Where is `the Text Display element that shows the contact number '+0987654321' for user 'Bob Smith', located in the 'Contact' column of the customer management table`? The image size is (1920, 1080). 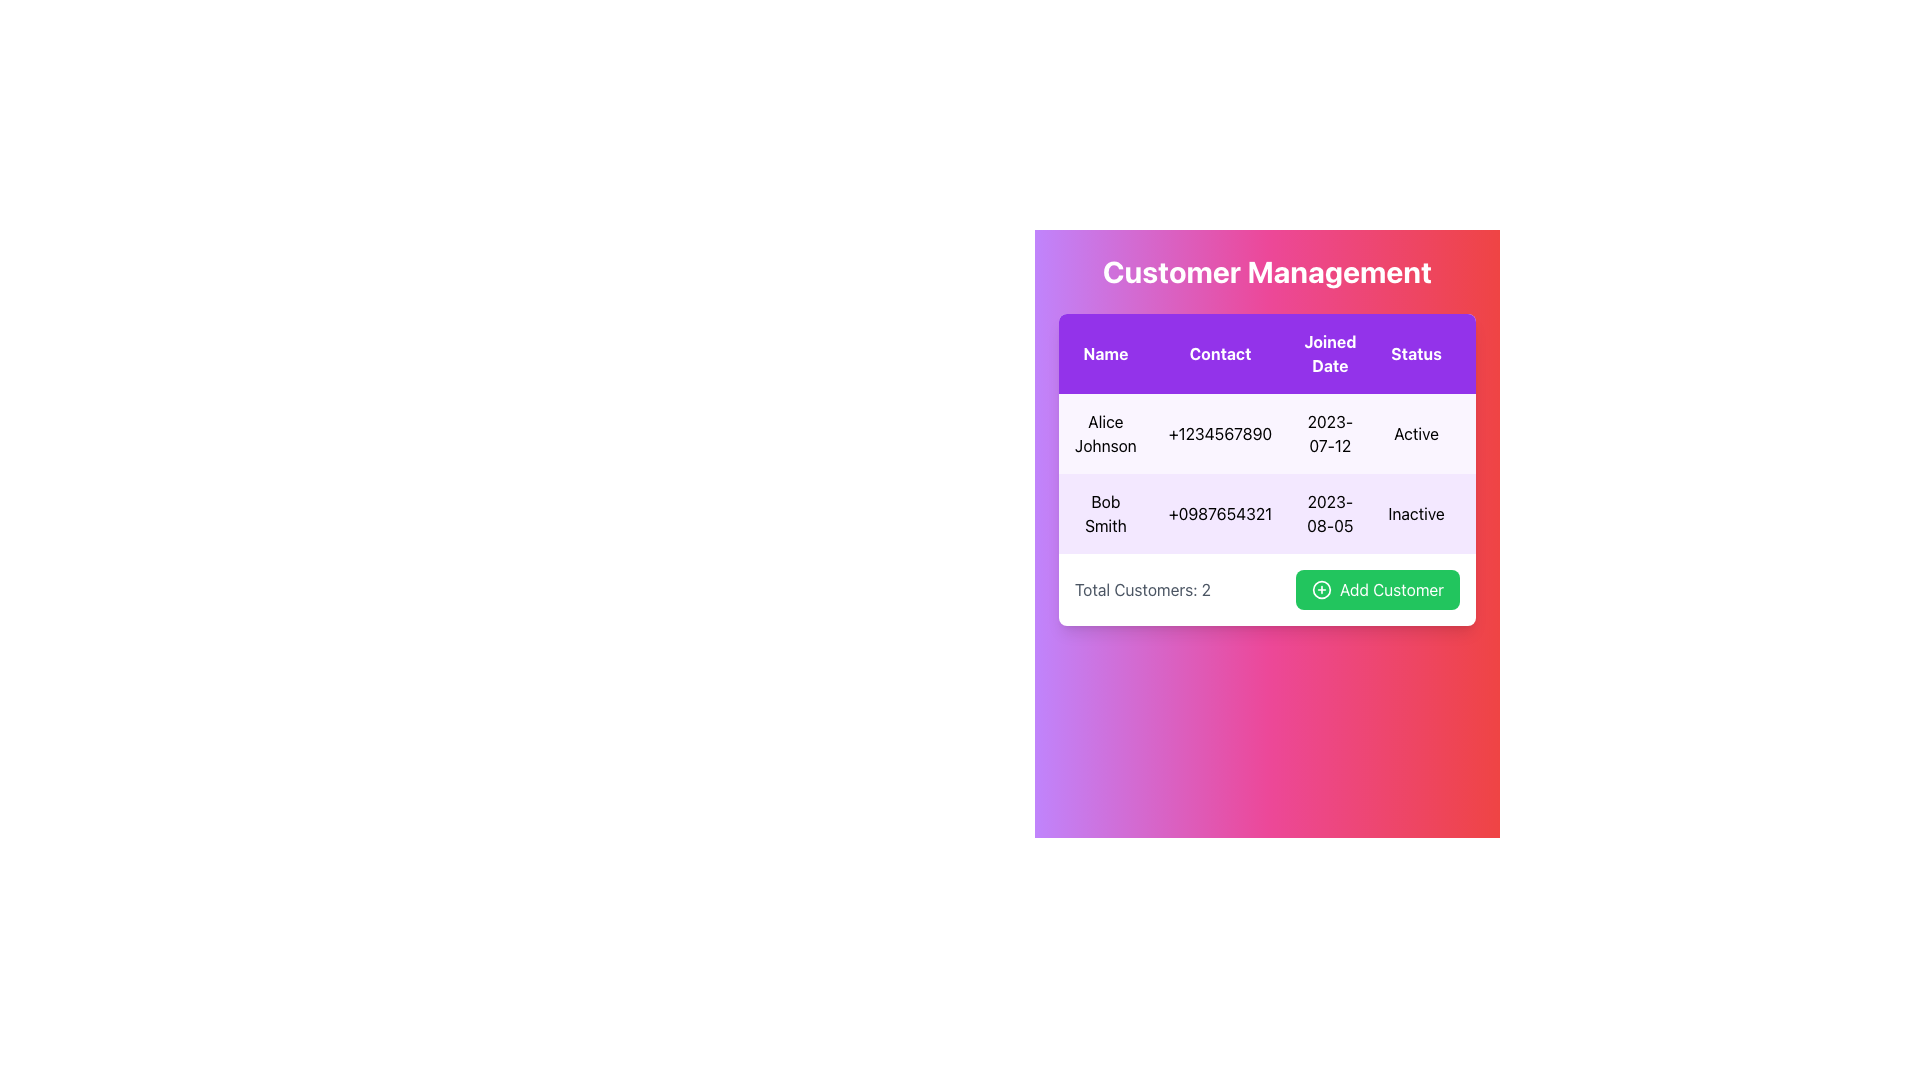
the Text Display element that shows the contact number '+0987654321' for user 'Bob Smith', located in the 'Contact' column of the customer management table is located at coordinates (1219, 512).